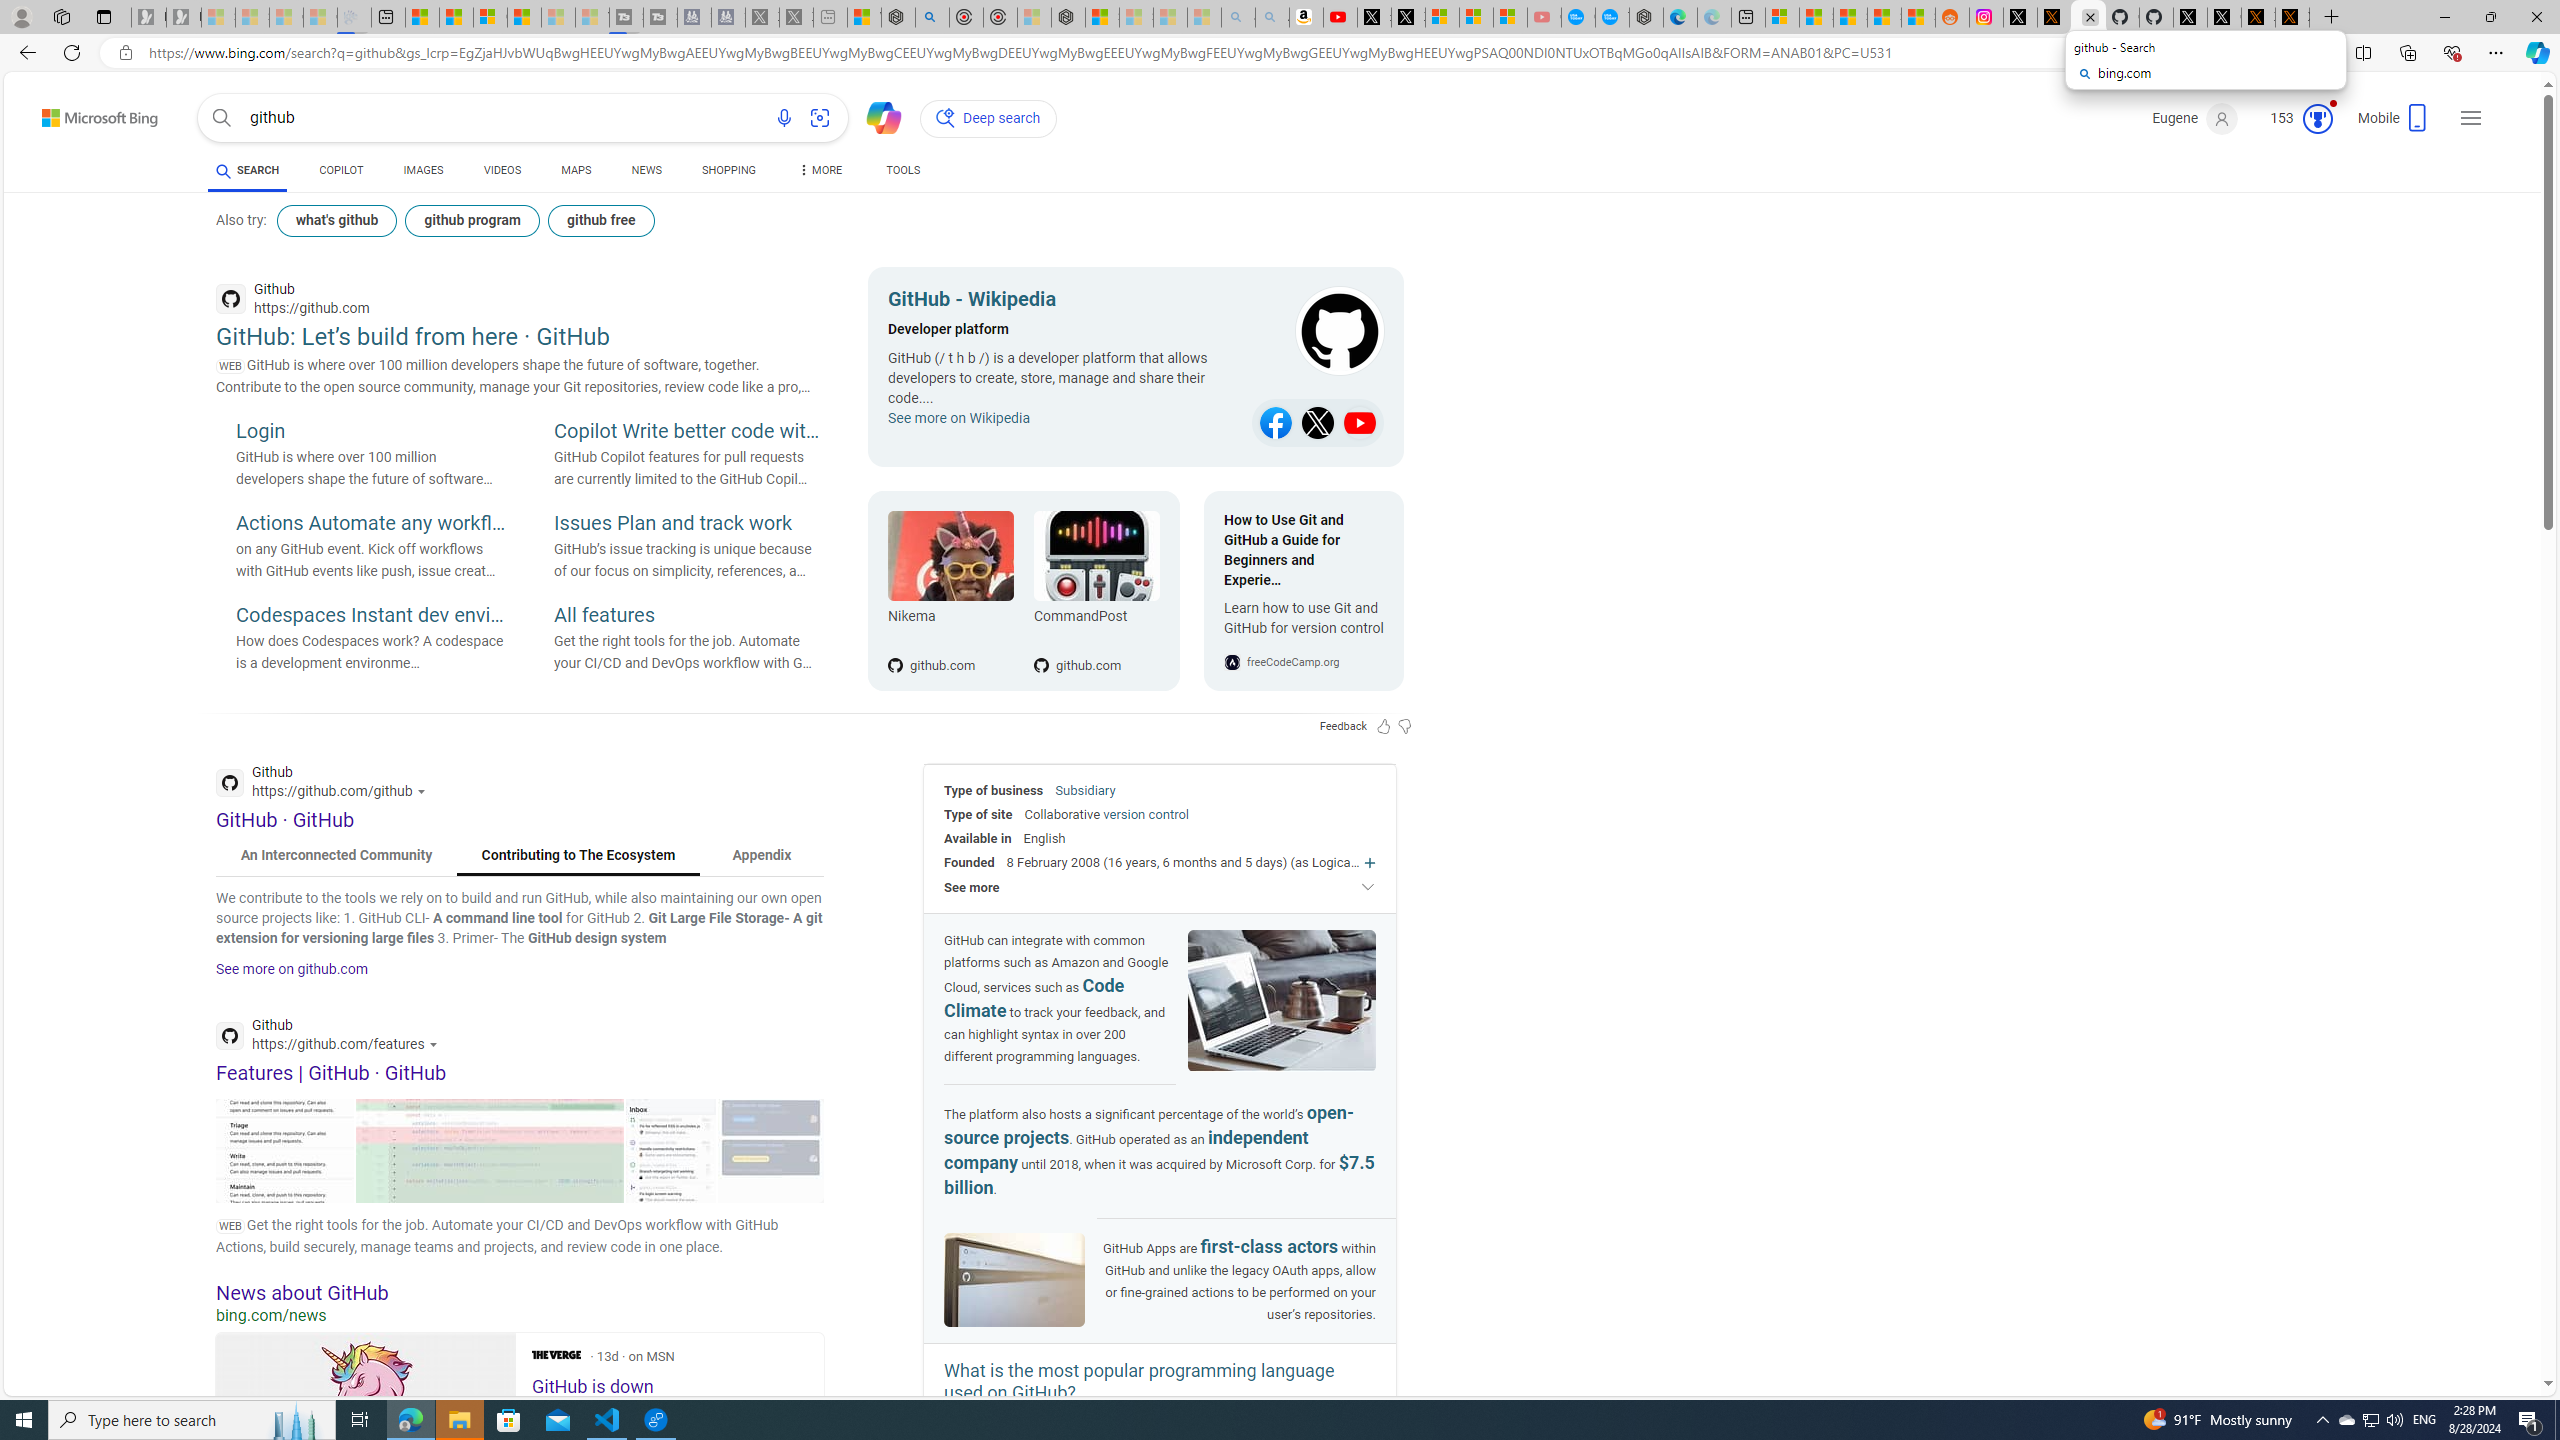 This screenshot has height=1440, width=2560. I want to click on 'Feedback Like', so click(1382, 725).